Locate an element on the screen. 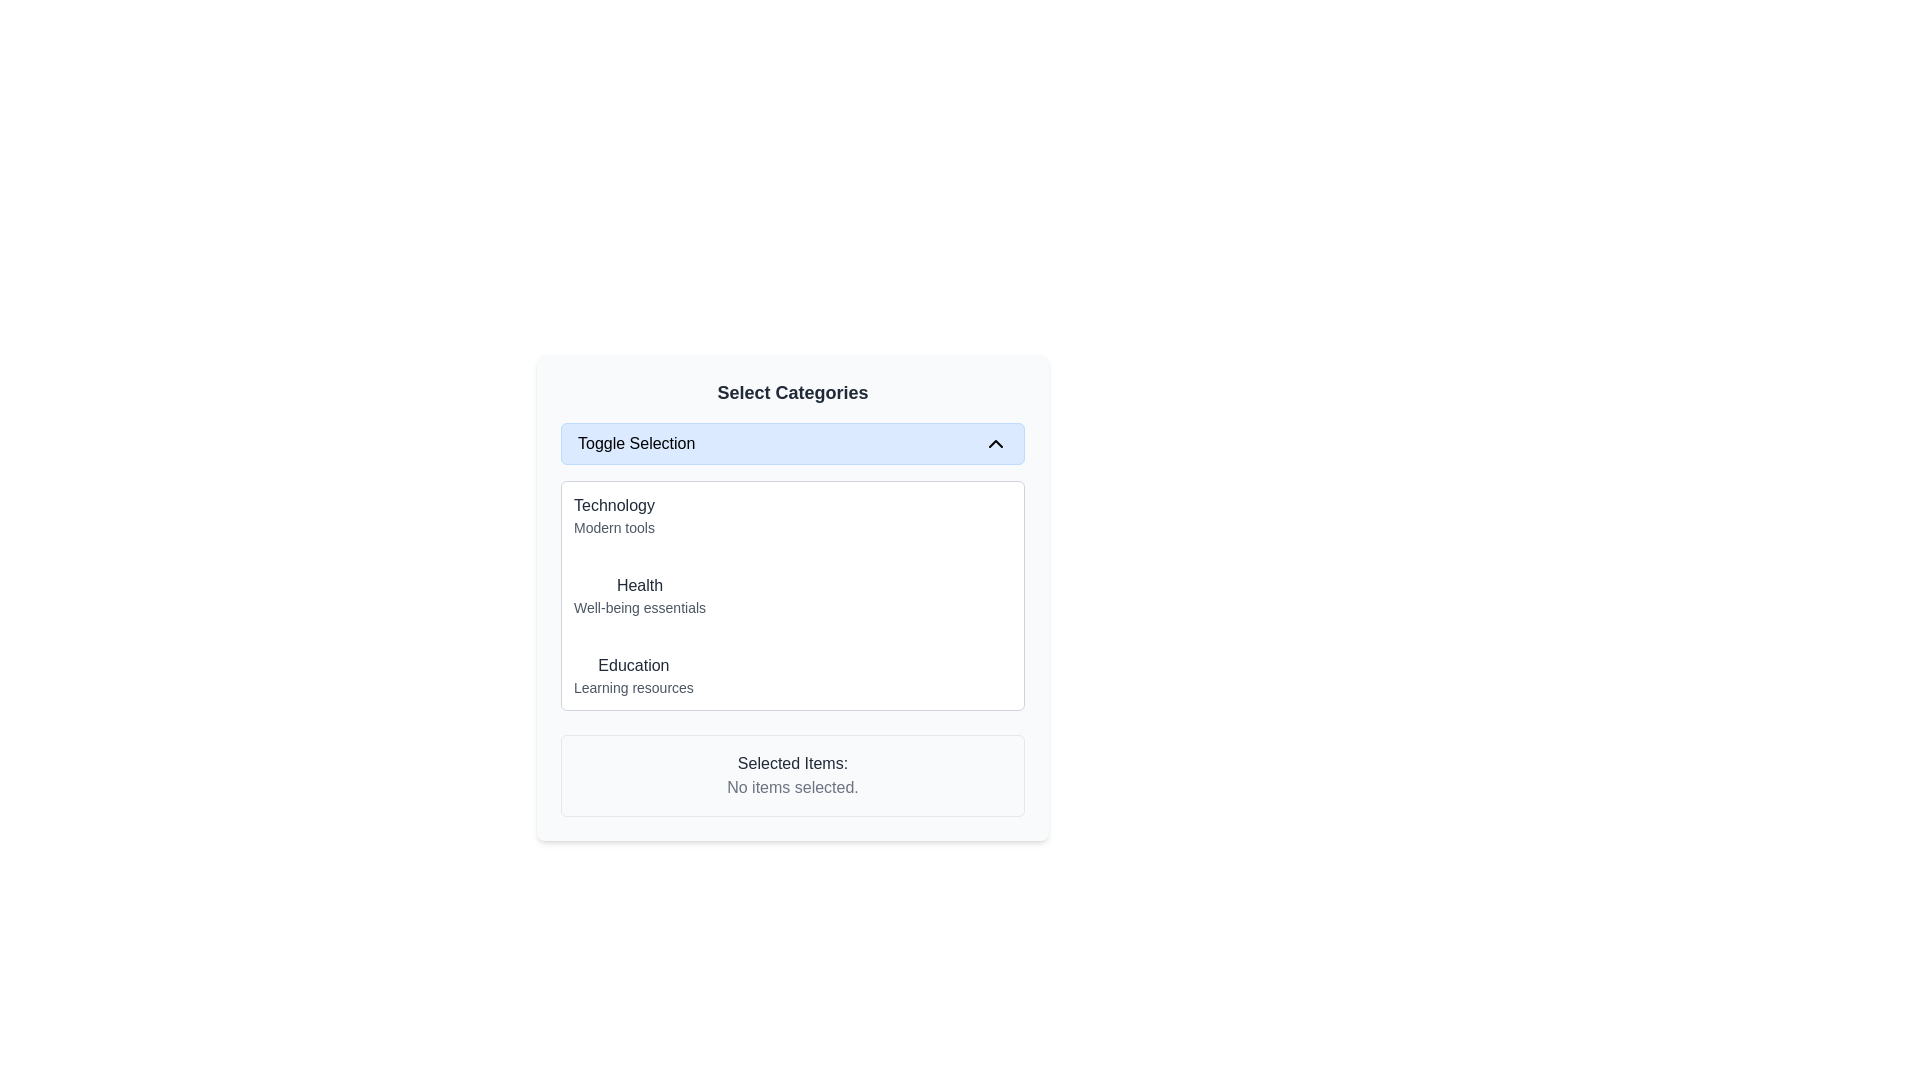 This screenshot has width=1920, height=1080. the 'Technology' category label, which features bold black text and a lighter gray subtitle is located at coordinates (613, 515).